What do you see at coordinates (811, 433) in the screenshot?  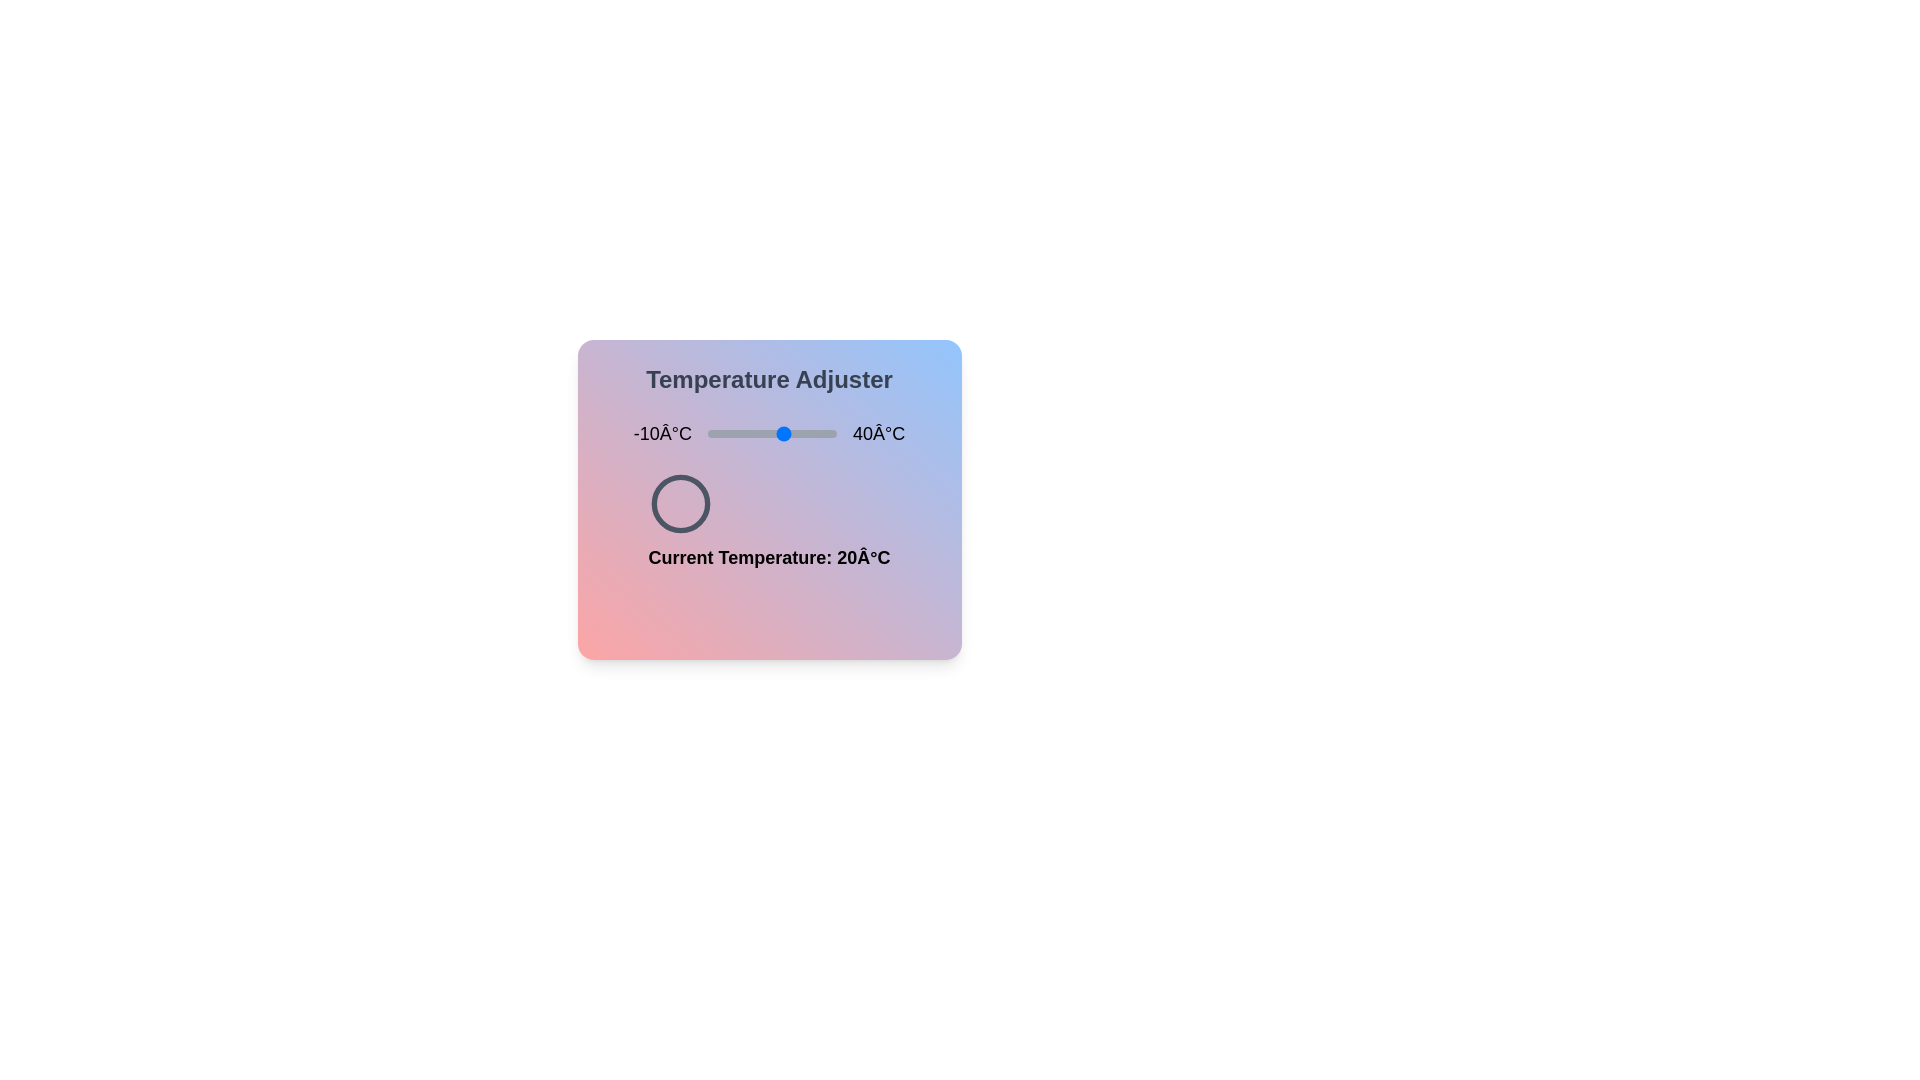 I see `the temperature to 30 degrees Celsius using the slider` at bounding box center [811, 433].